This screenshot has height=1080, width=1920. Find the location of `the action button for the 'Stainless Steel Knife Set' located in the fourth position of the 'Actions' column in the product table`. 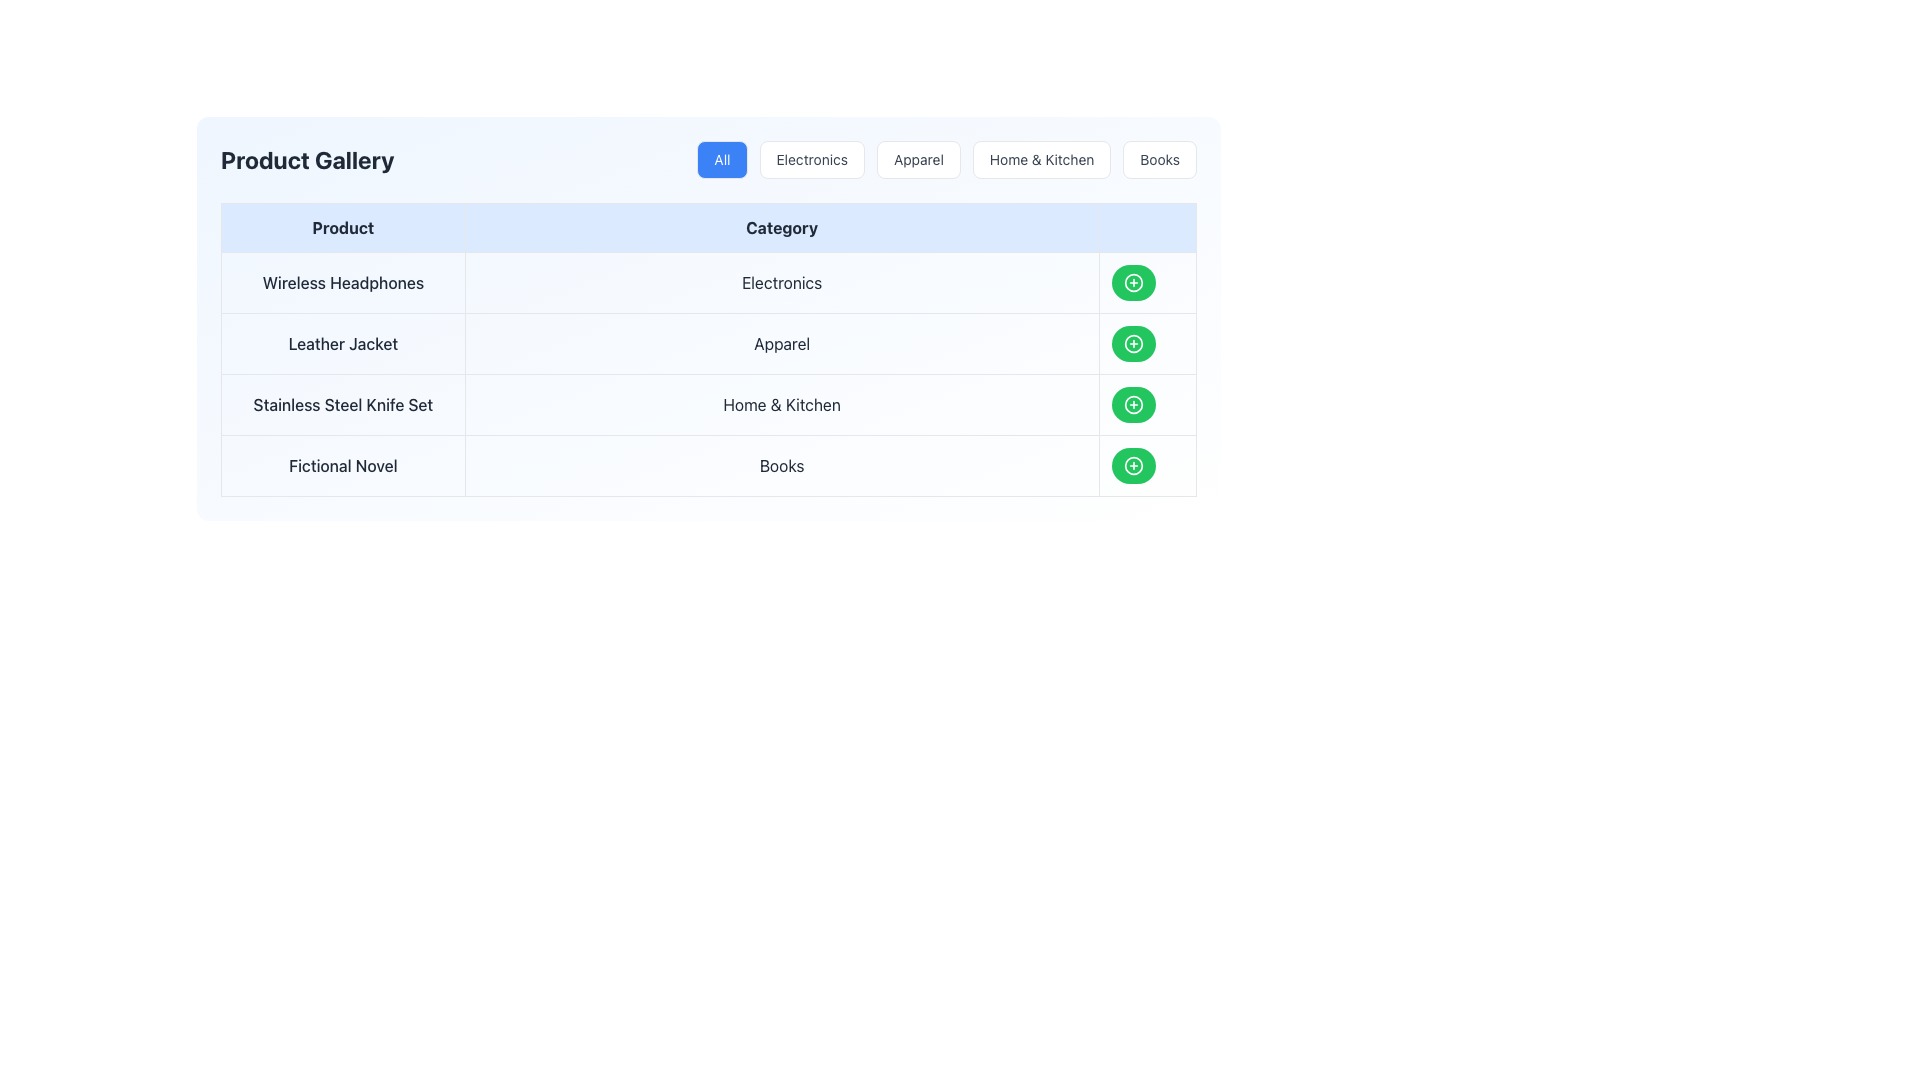

the action button for the 'Stainless Steel Knife Set' located in the fourth position of the 'Actions' column in the product table is located at coordinates (1147, 405).